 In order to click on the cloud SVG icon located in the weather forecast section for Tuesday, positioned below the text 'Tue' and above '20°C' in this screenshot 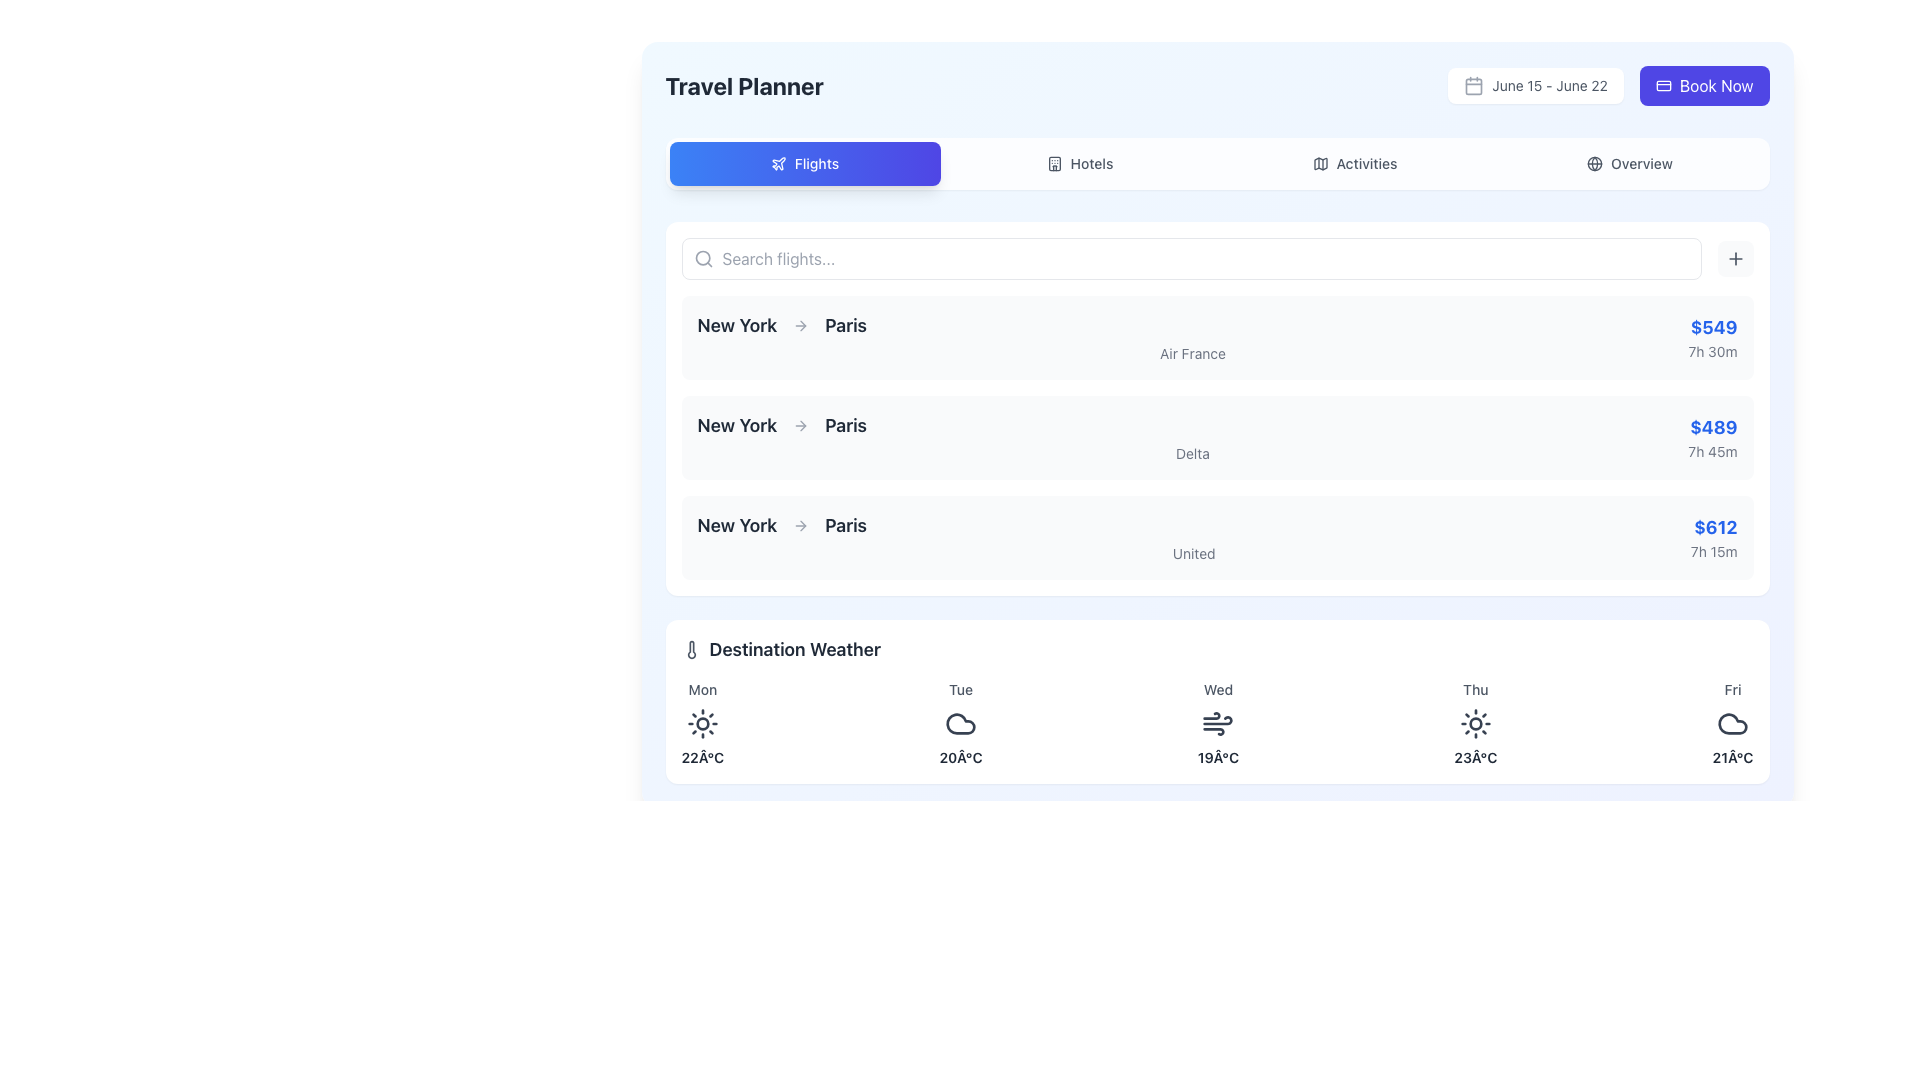, I will do `click(960, 724)`.